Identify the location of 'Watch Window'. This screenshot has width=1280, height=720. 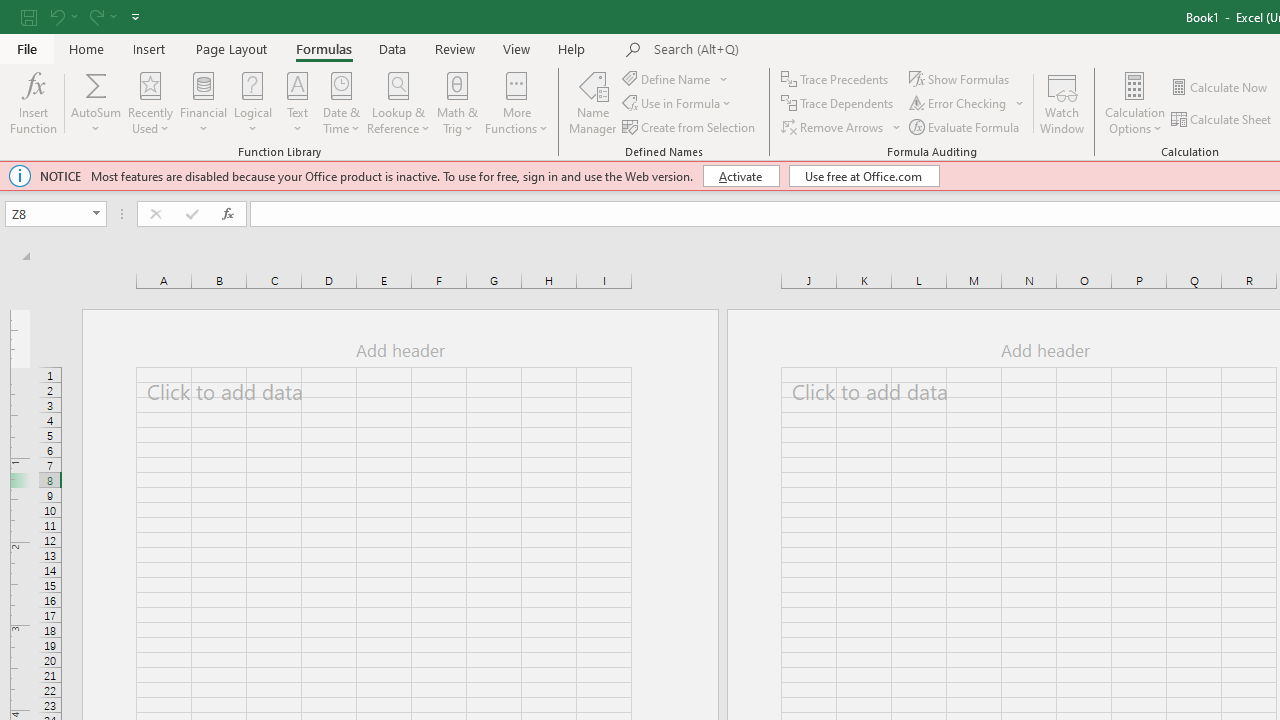
(1061, 103).